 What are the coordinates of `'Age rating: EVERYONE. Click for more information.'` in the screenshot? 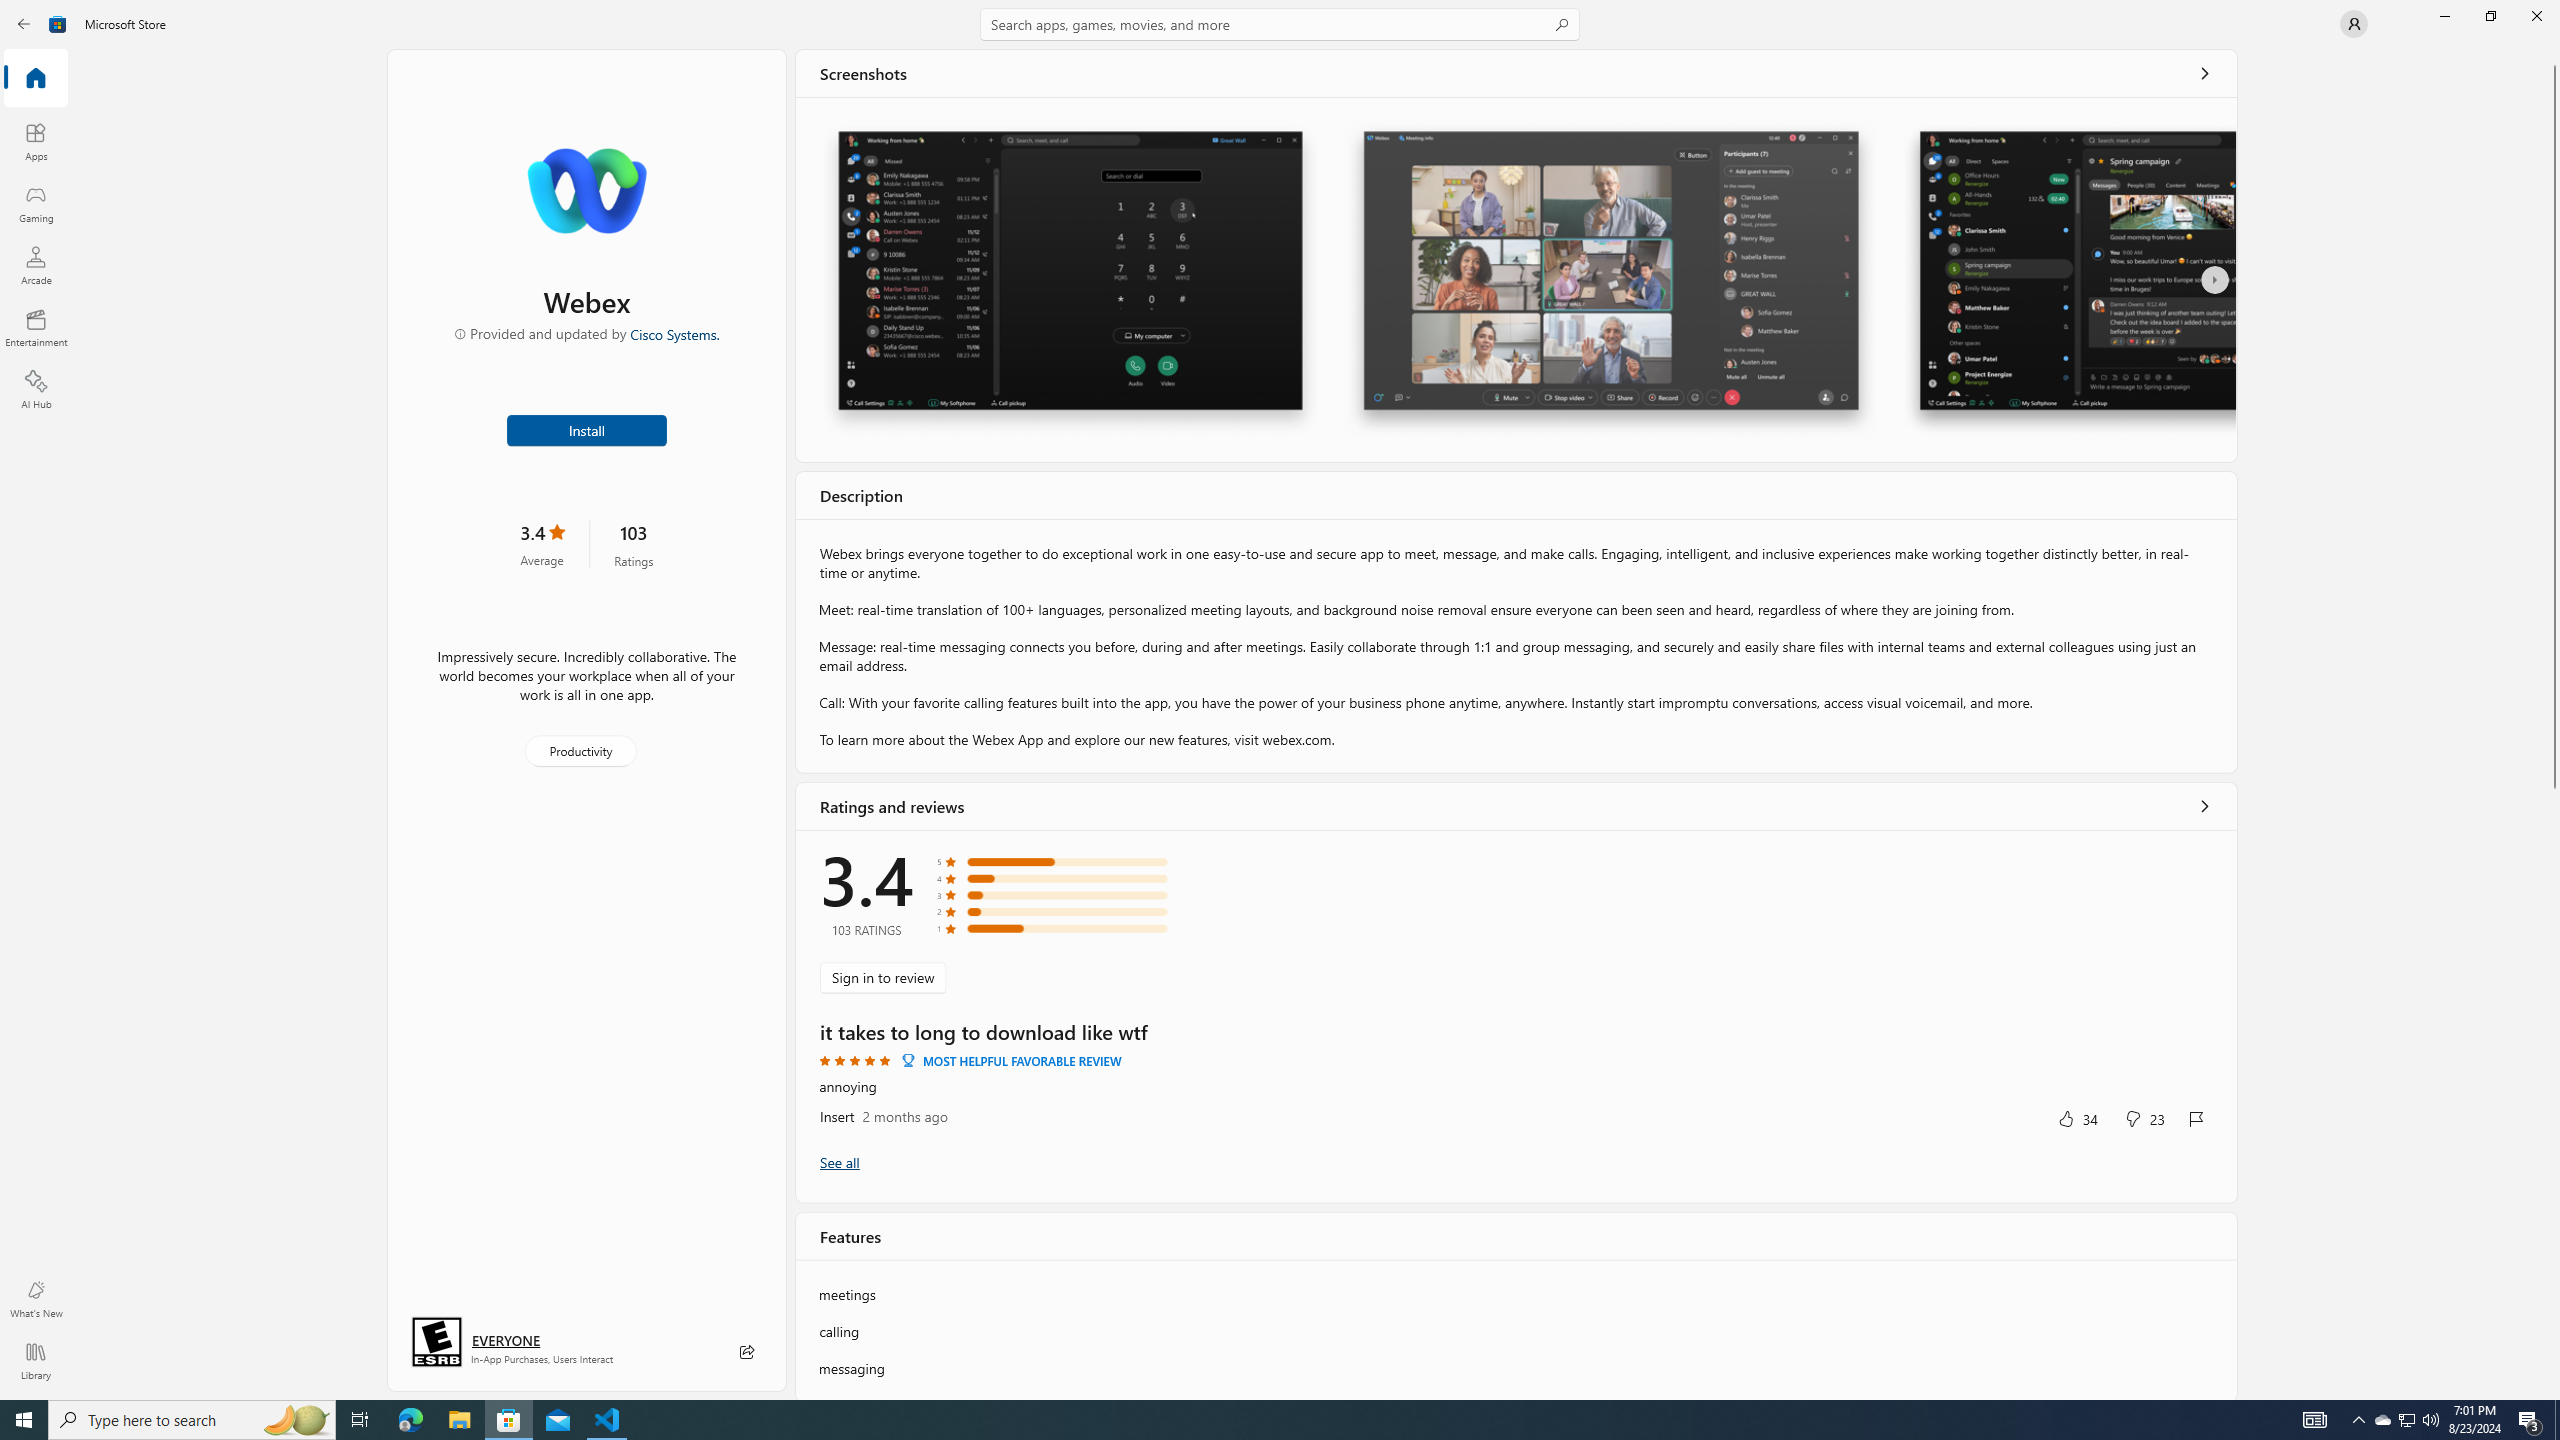 It's located at (505, 1340).